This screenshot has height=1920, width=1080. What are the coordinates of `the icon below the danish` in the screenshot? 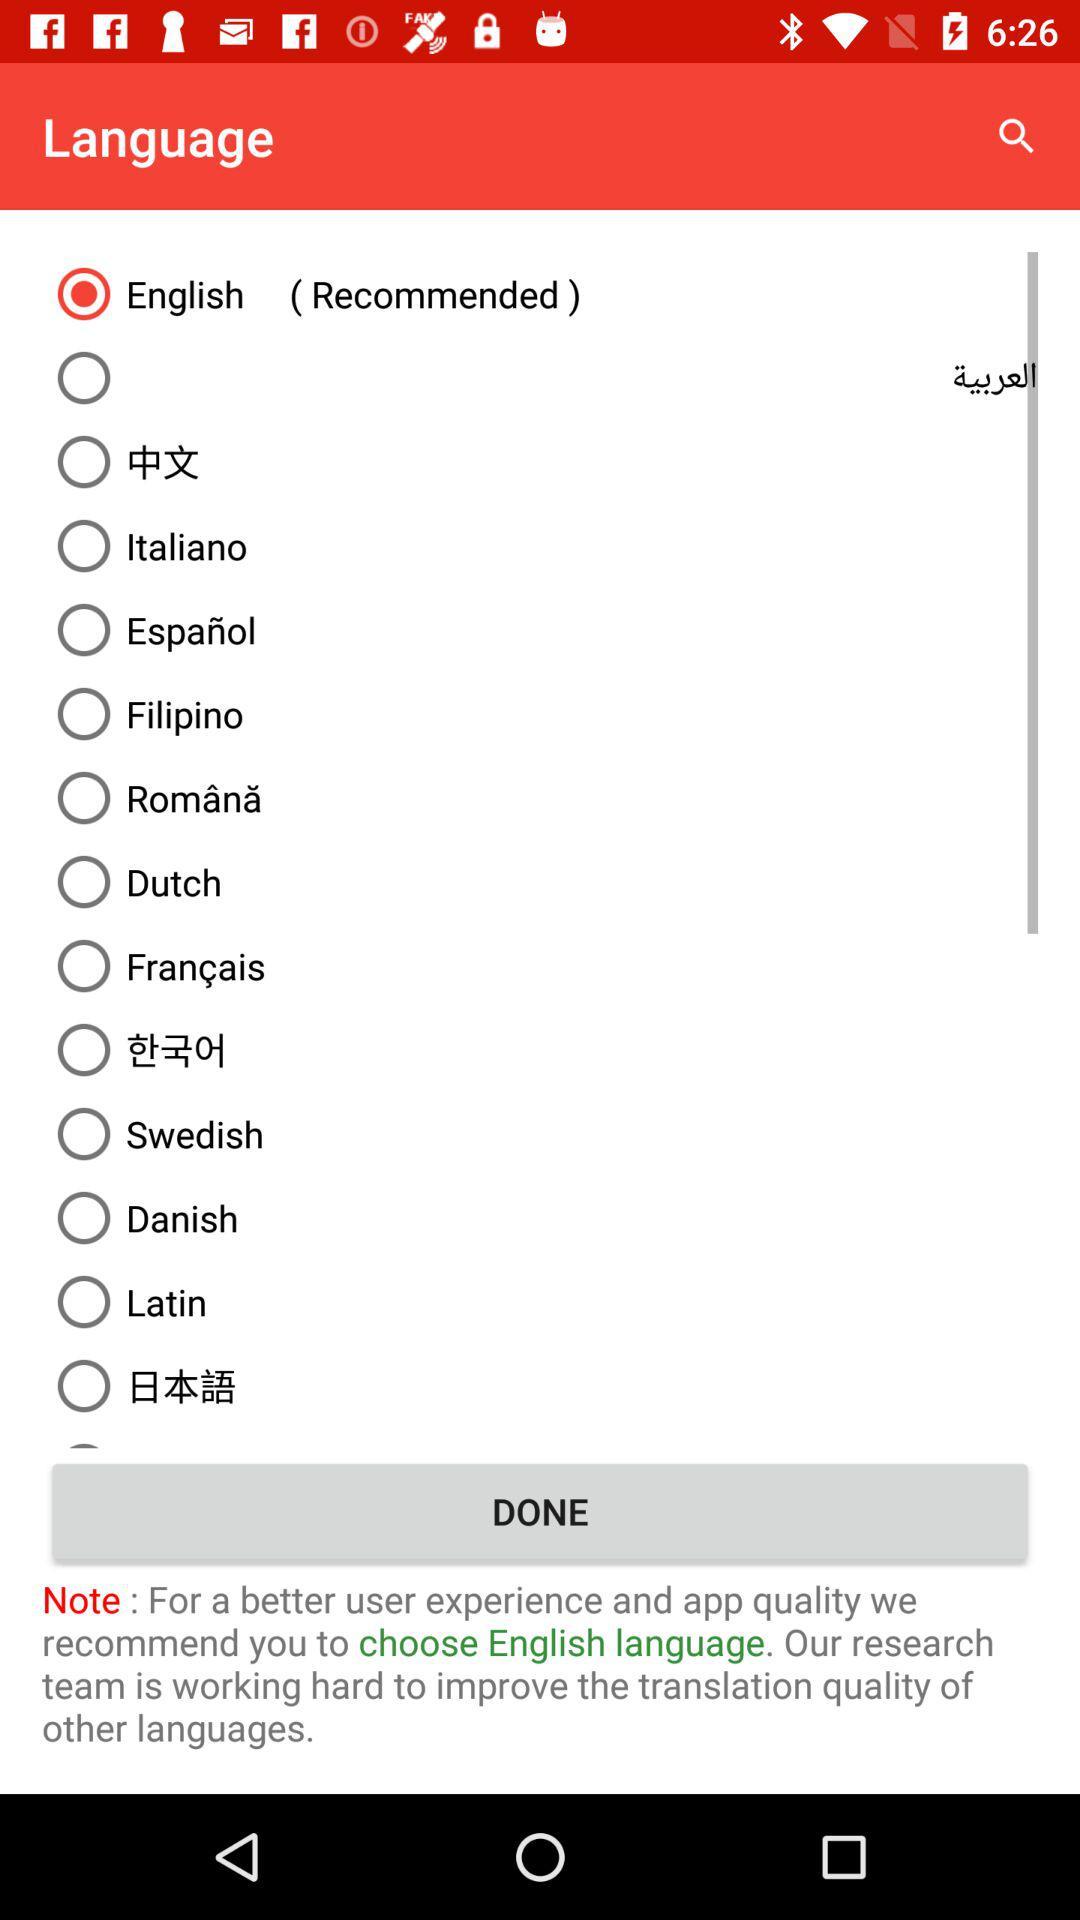 It's located at (540, 1301).